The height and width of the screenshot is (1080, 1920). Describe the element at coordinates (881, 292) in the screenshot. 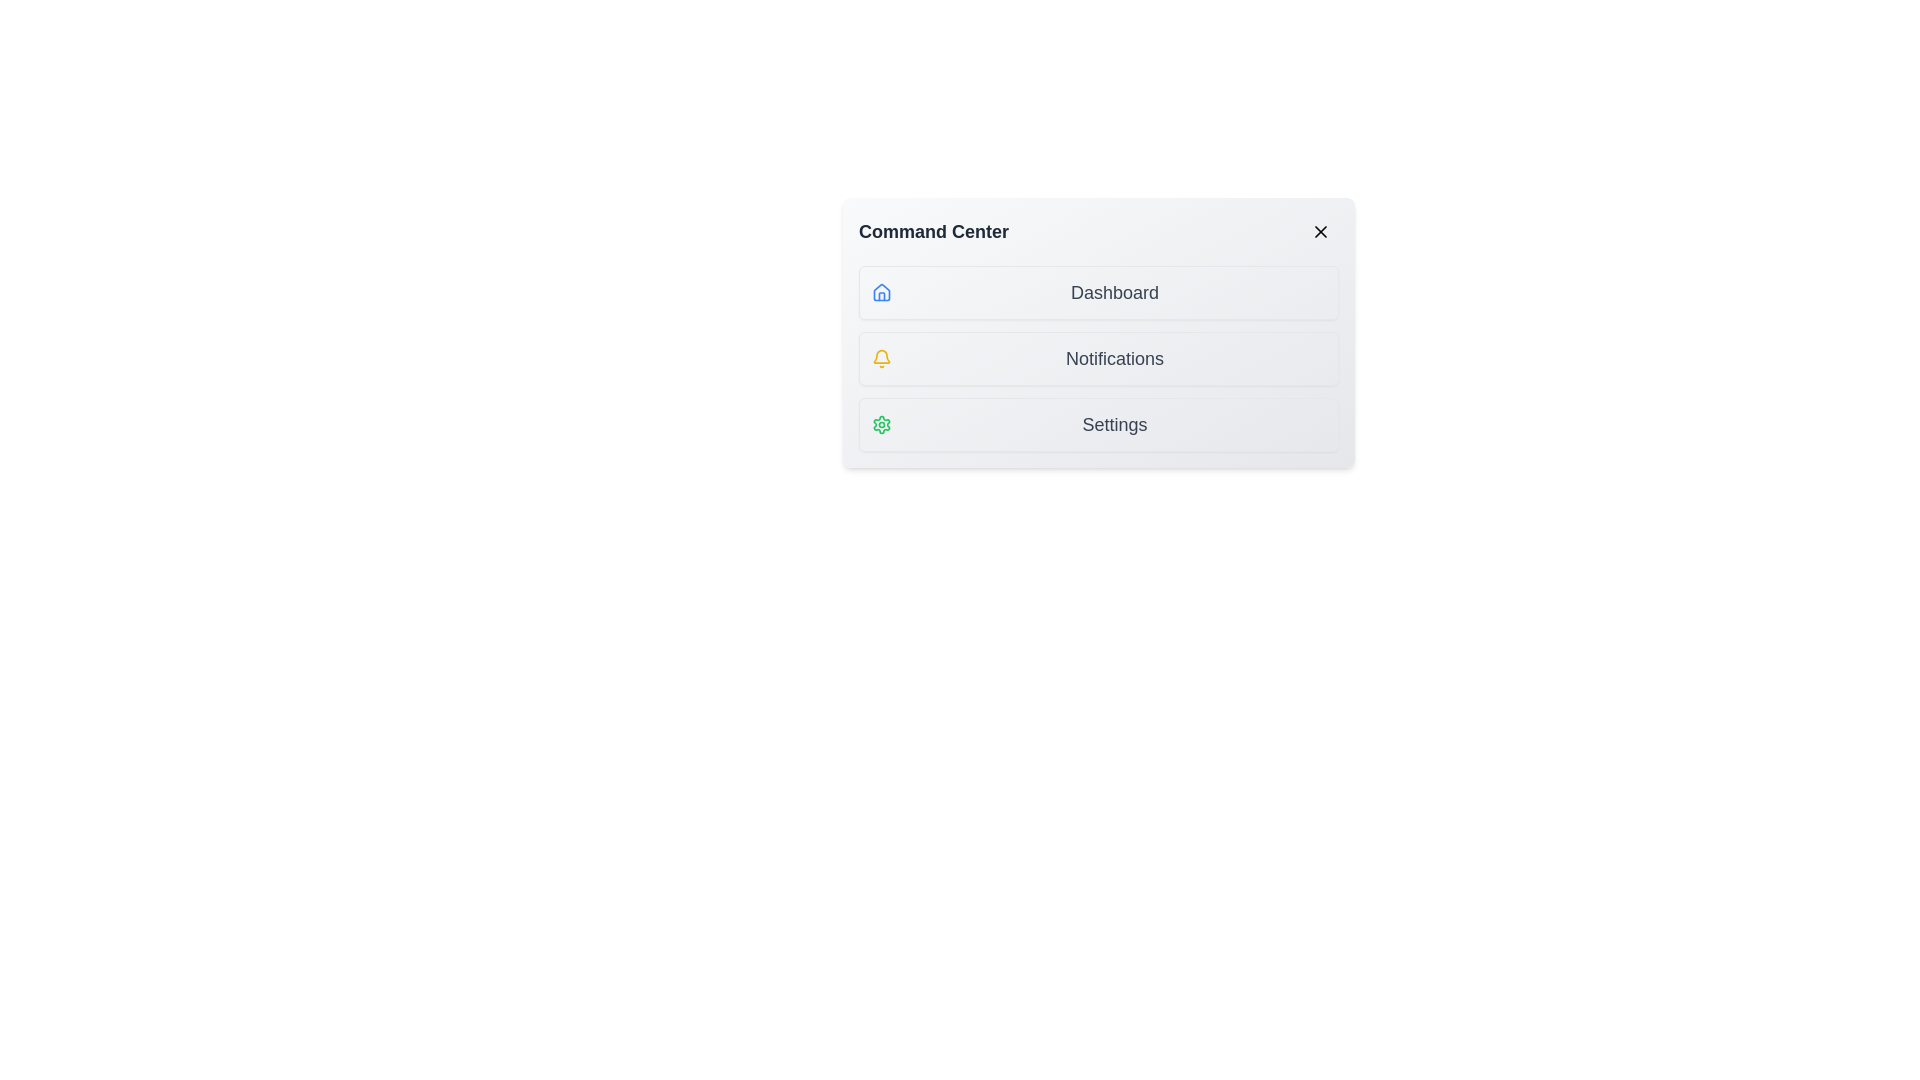

I see `the home icon located next to 'Dashboard'` at that location.